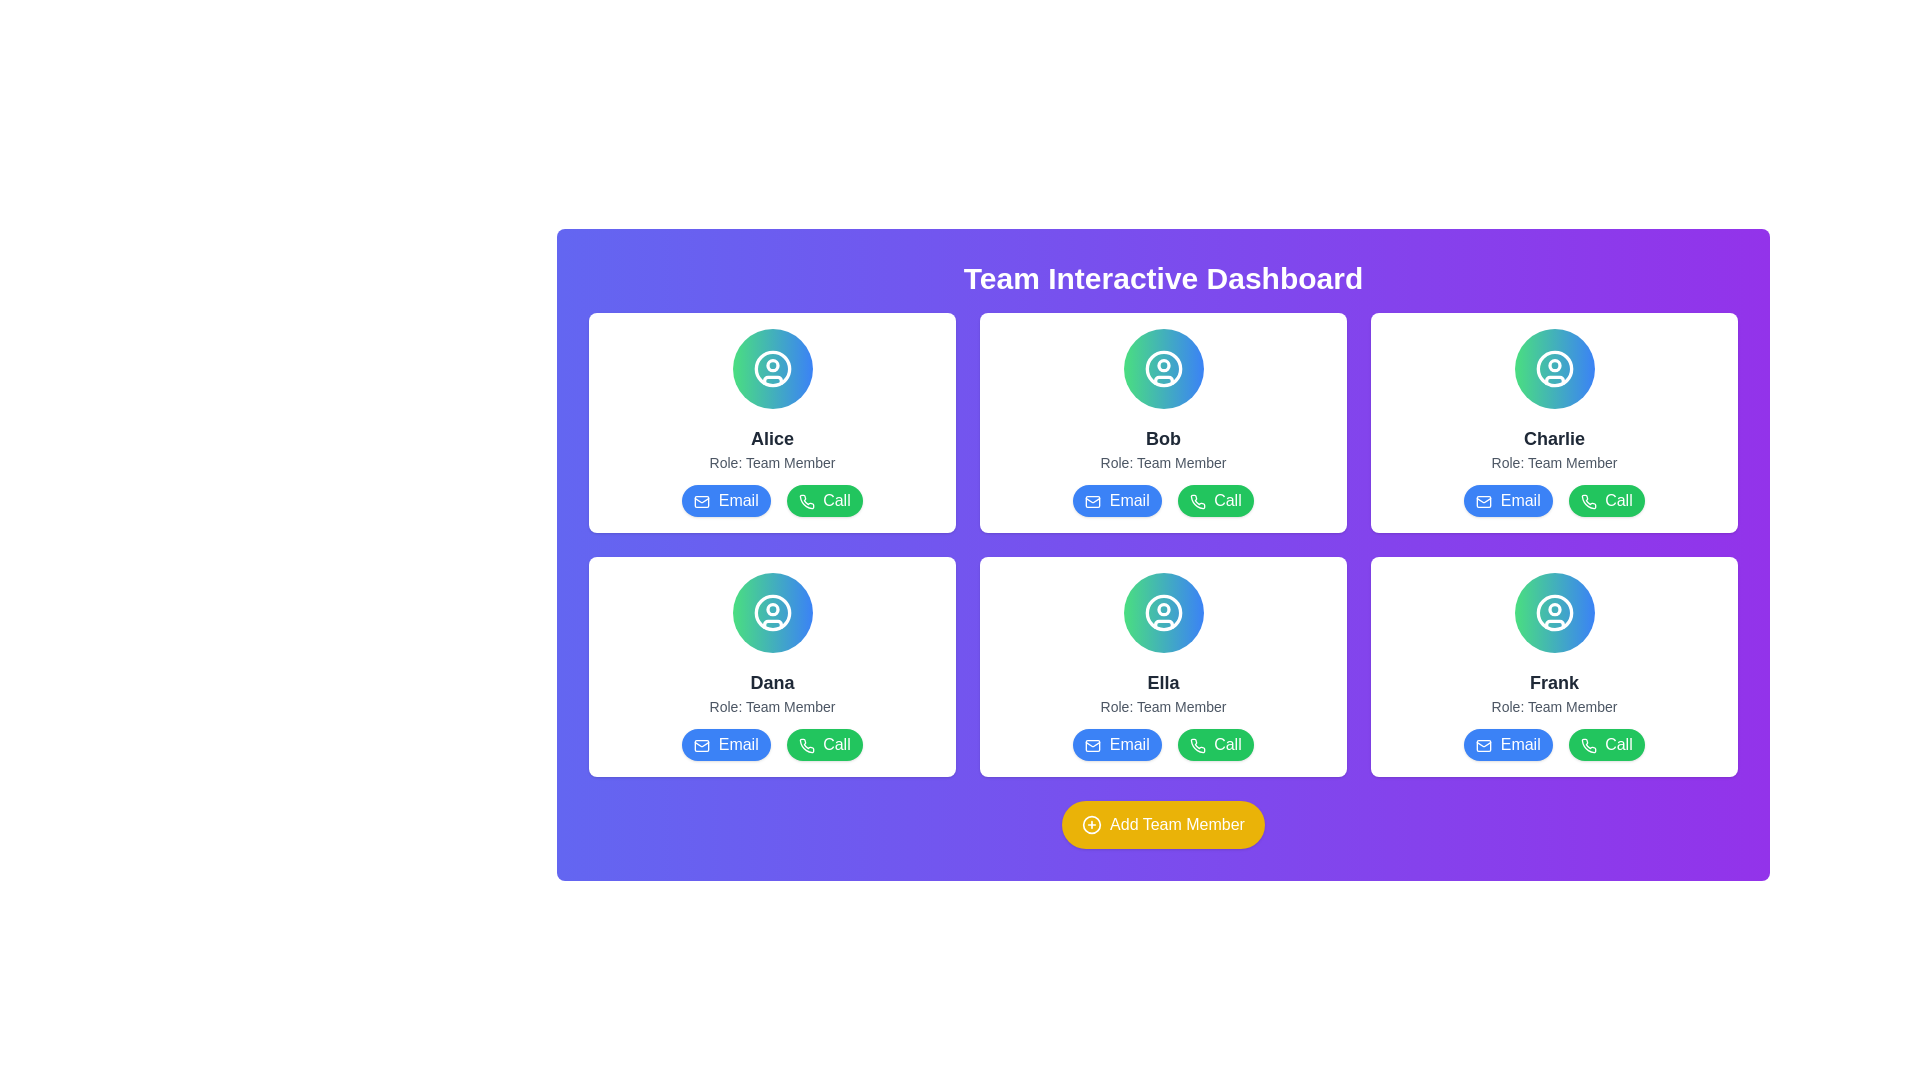  Describe the element at coordinates (1587, 745) in the screenshot. I see `the 'Call' button containing the phone icon located under the member profile labeled 'Frank' in the team members grid` at that location.